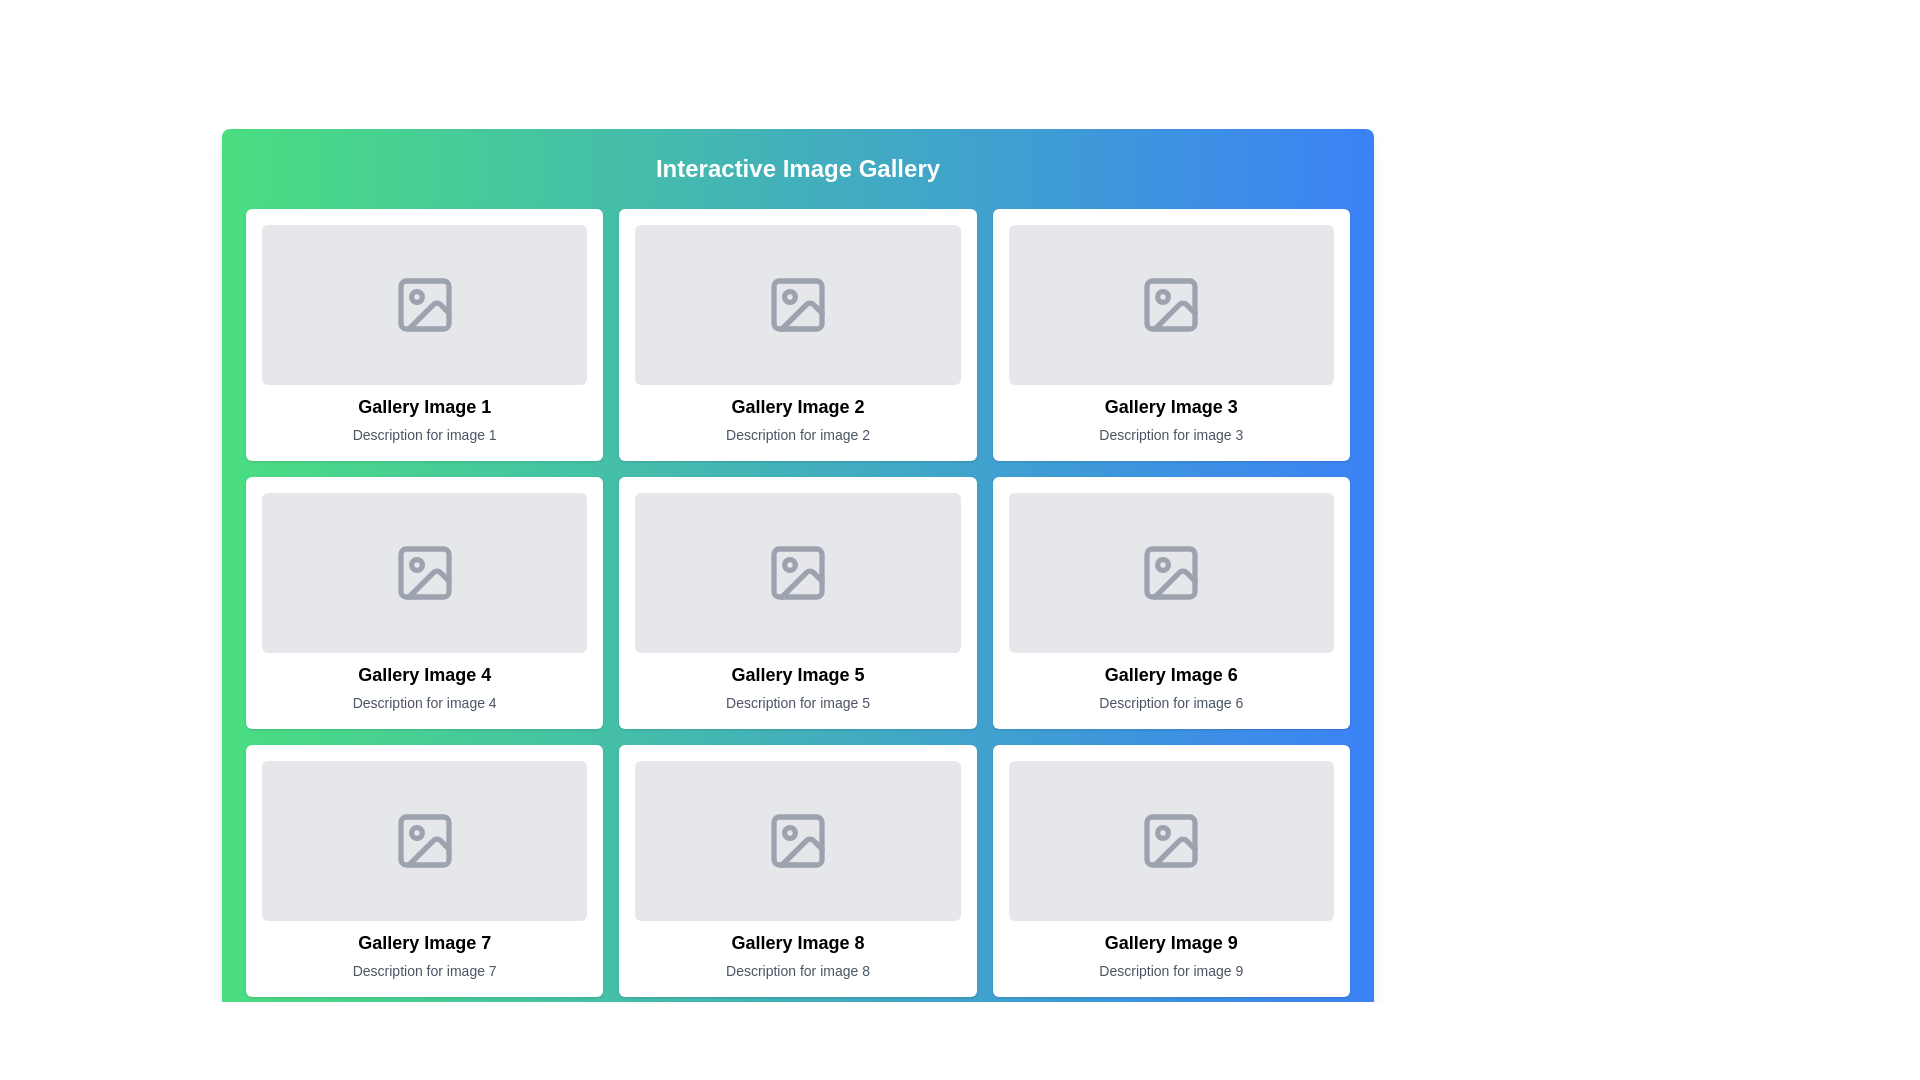 The height and width of the screenshot is (1080, 1920). Describe the element at coordinates (423, 573) in the screenshot. I see `the background rectangle of the icon located in the fourth tile of the grid layout` at that location.